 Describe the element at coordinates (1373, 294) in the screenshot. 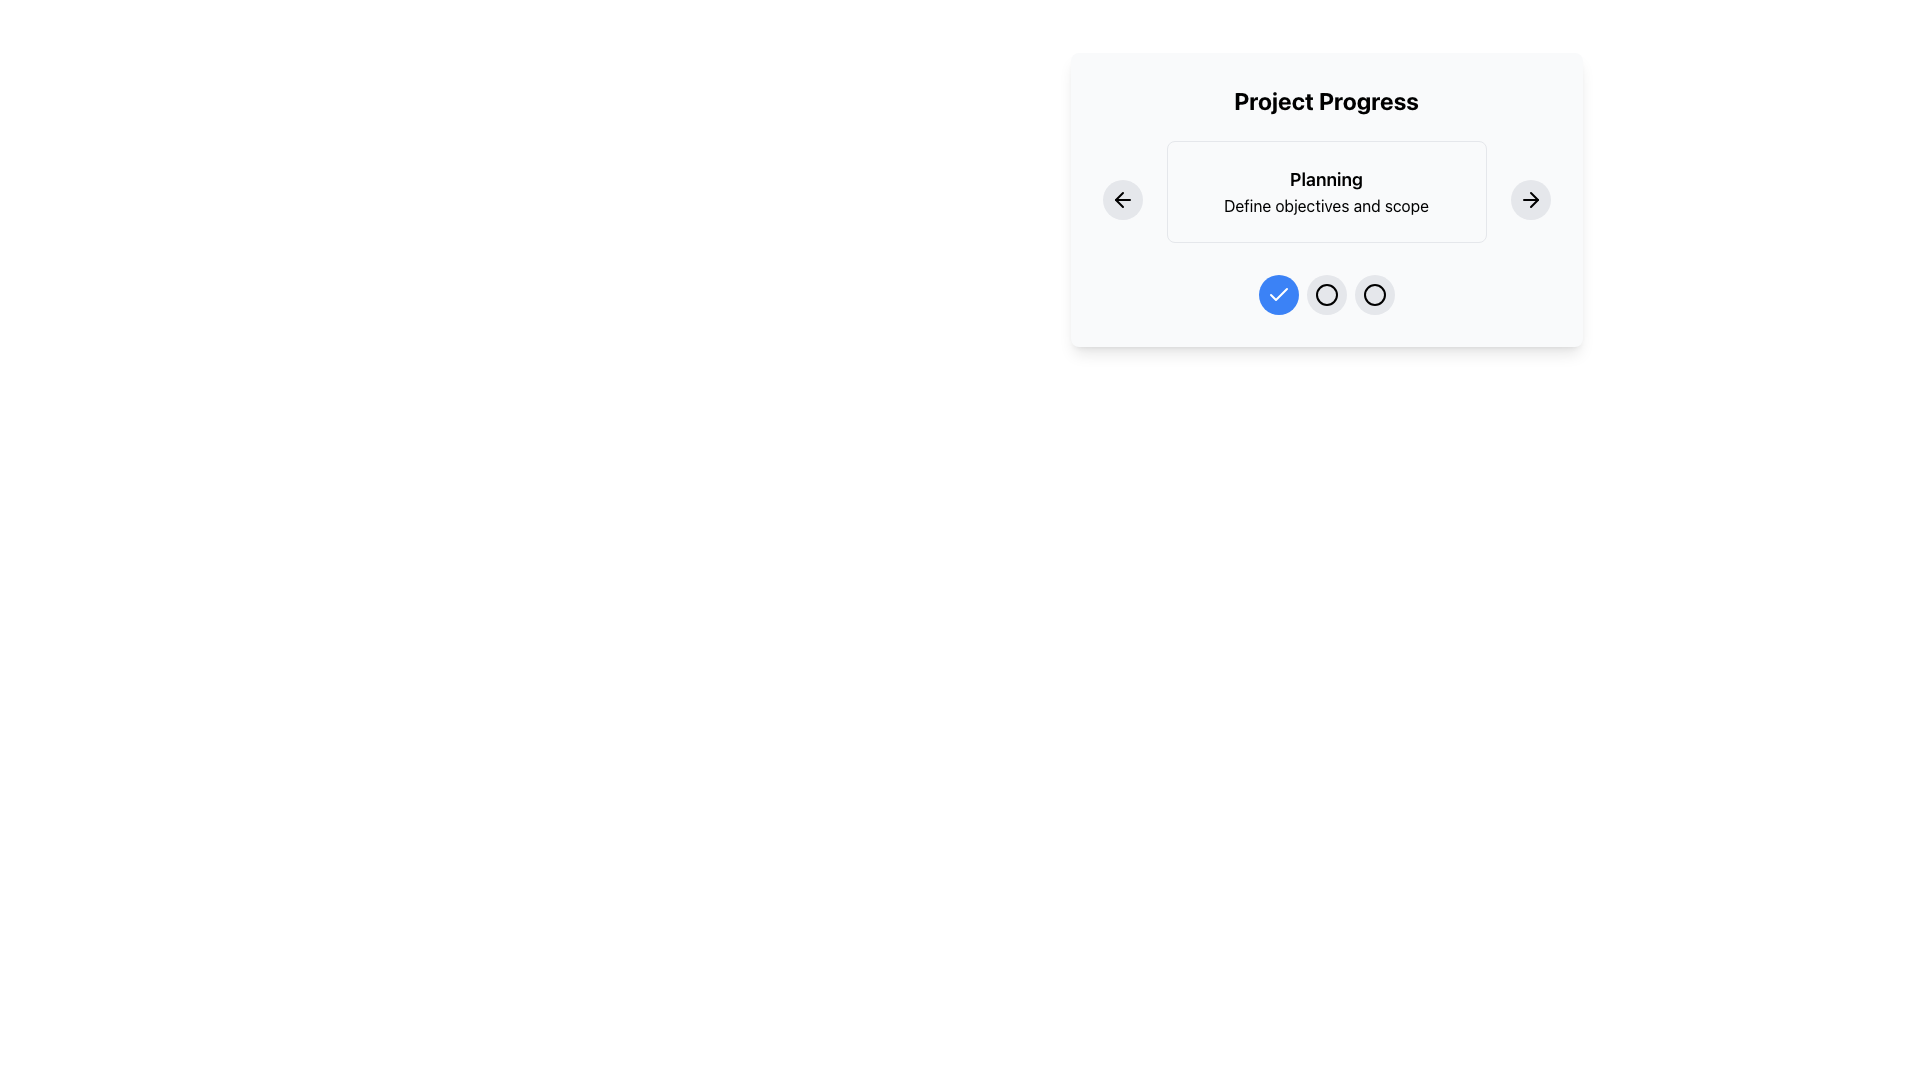

I see `the third button from the left in the group of three buttons below the 'Planning' card` at that location.